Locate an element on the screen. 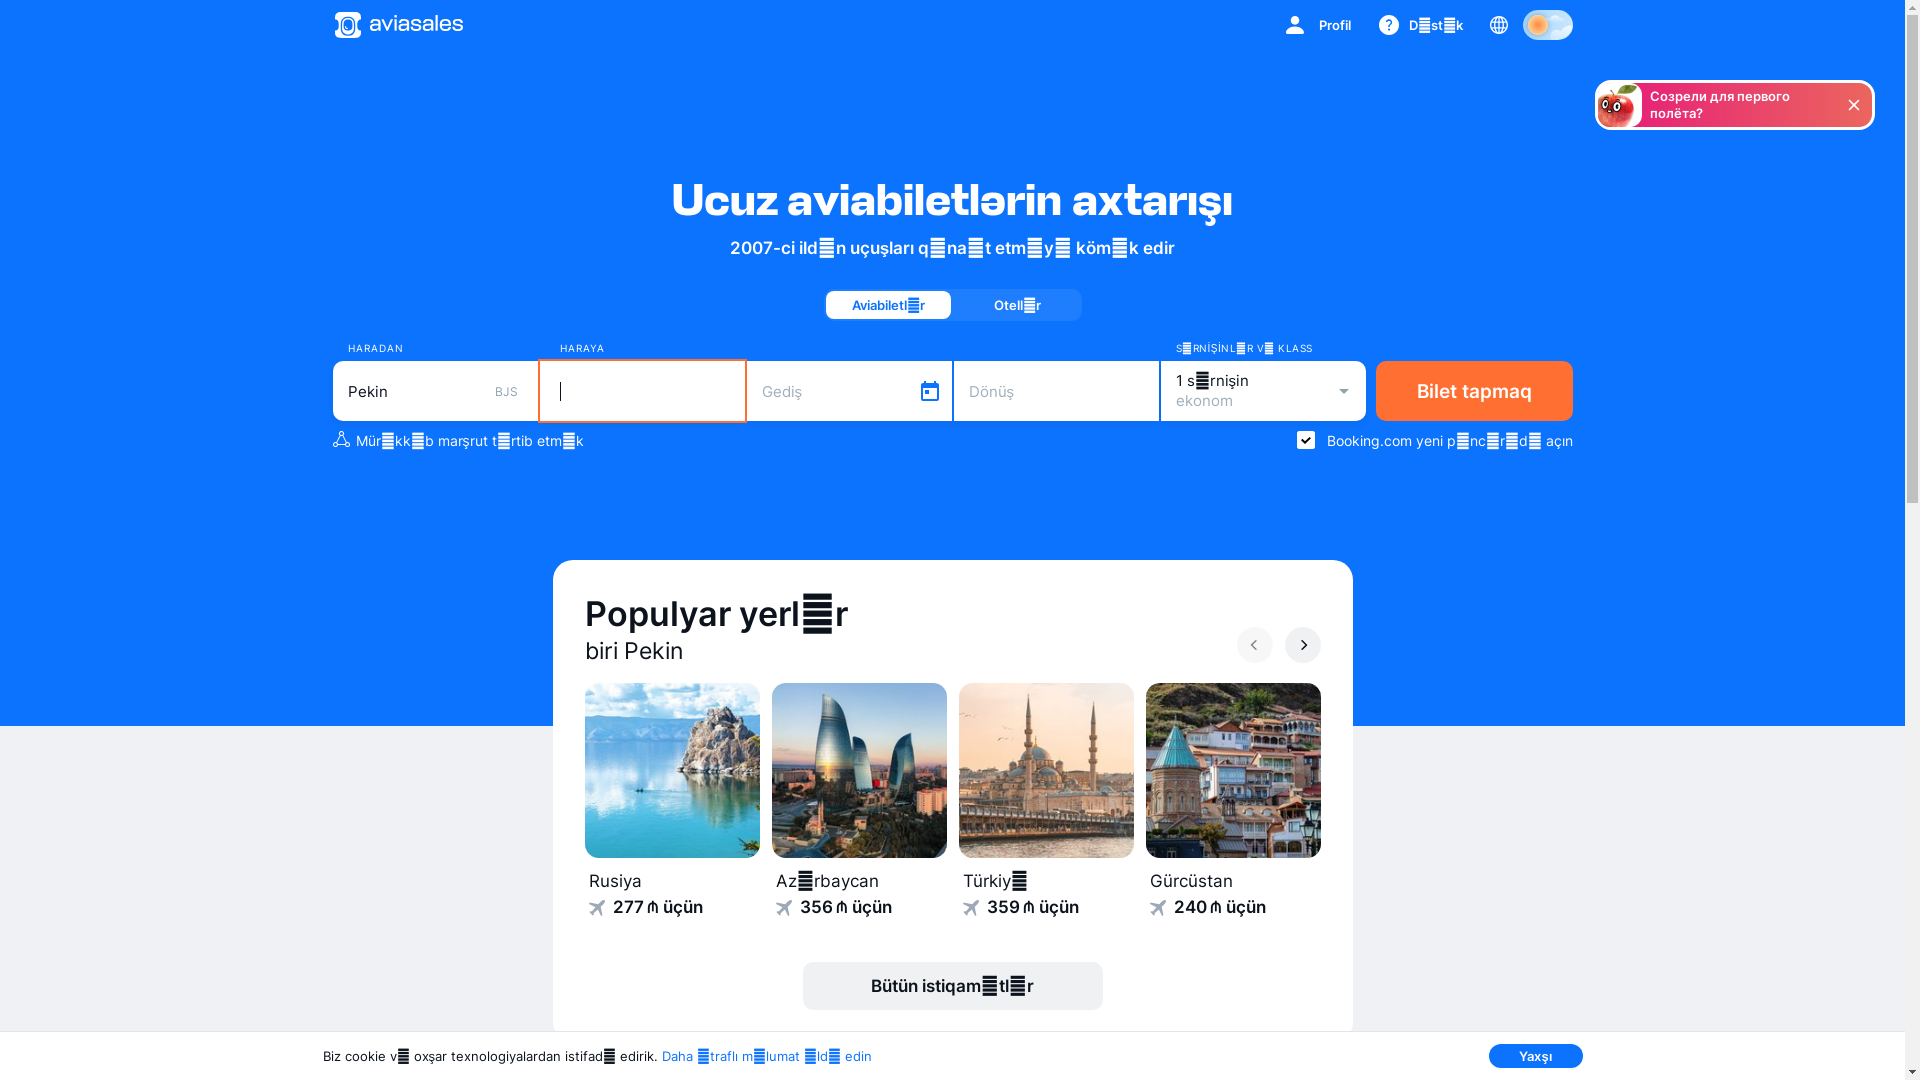 The width and height of the screenshot is (1920, 1080). 'Bilet tapmaq' is located at coordinates (1474, 390).